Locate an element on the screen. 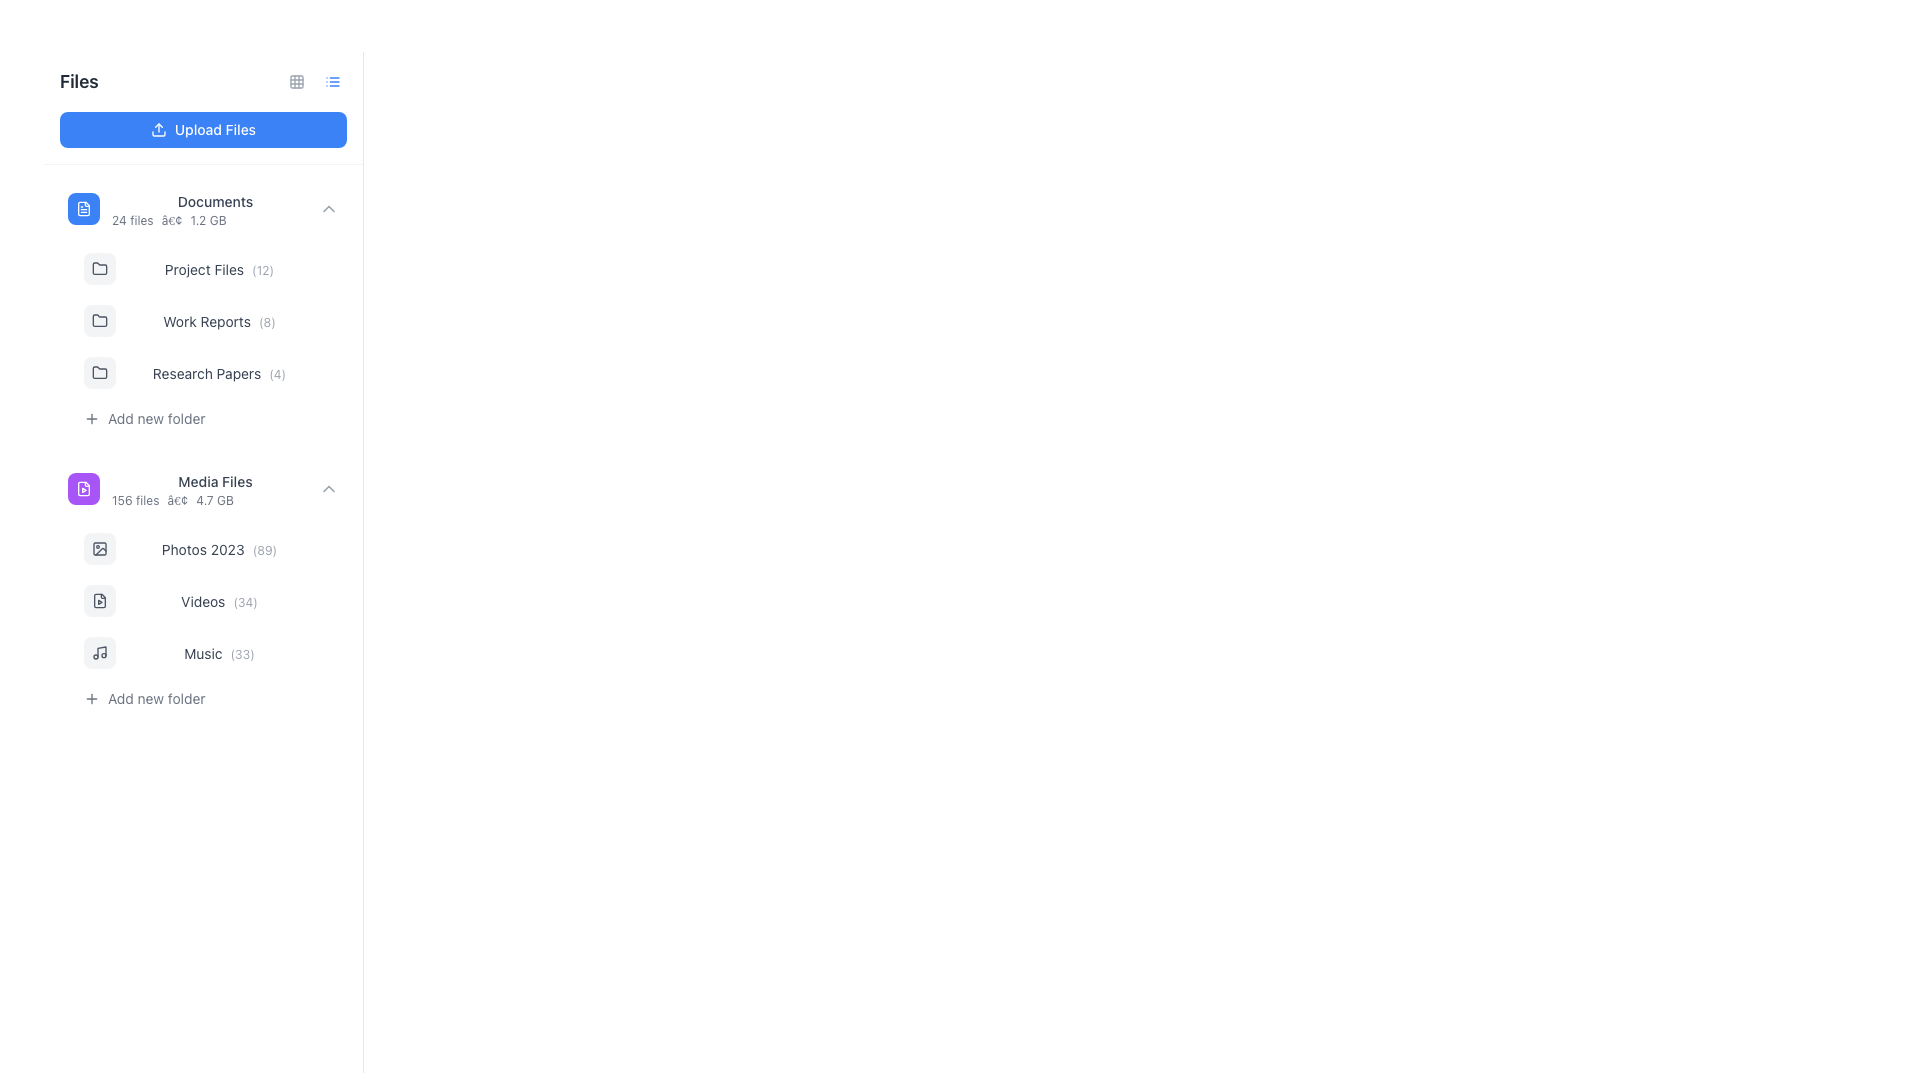  the small blue icon representing a list view, consisting of three stacked horizontal lines, located near the top-right of the user interface for additional options is located at coordinates (332, 80).